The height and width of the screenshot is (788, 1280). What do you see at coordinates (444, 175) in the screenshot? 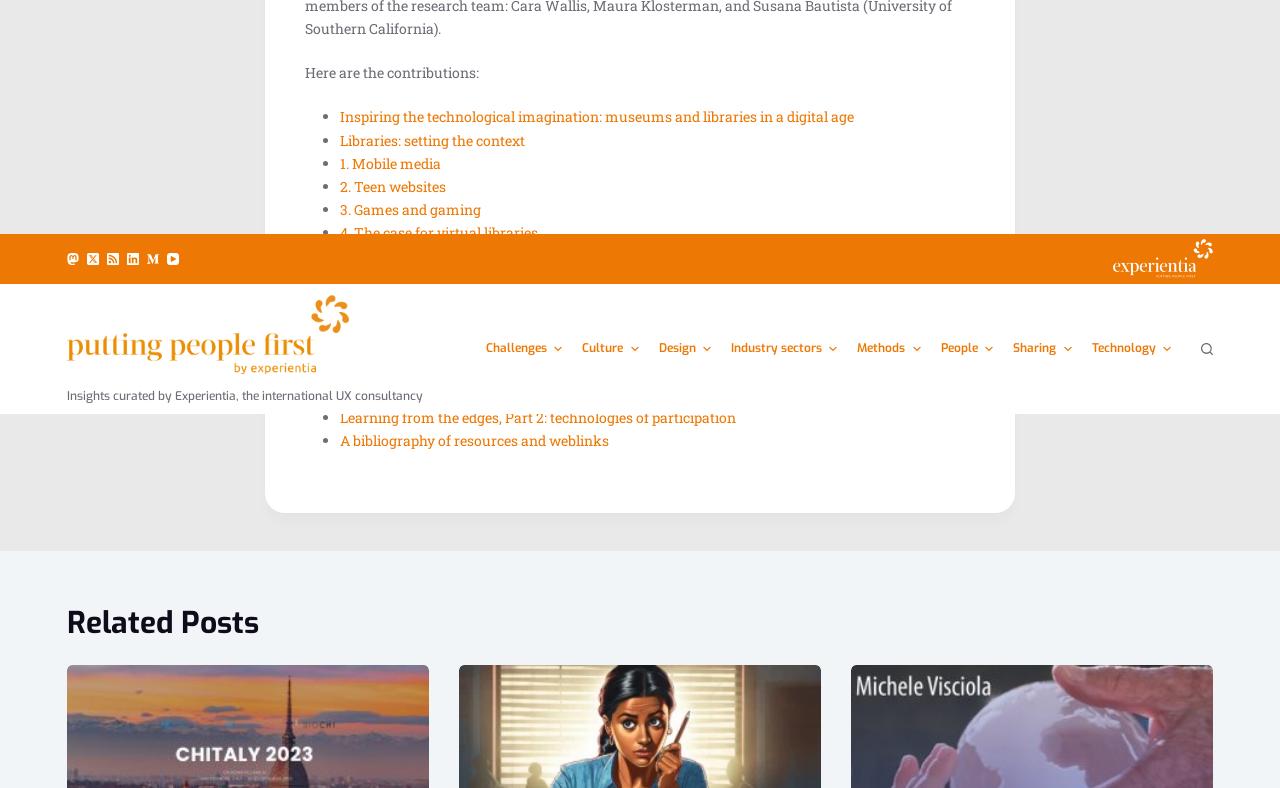
I see `'MuseumMobile Wiki » Fresh From Twitter today'` at bounding box center [444, 175].